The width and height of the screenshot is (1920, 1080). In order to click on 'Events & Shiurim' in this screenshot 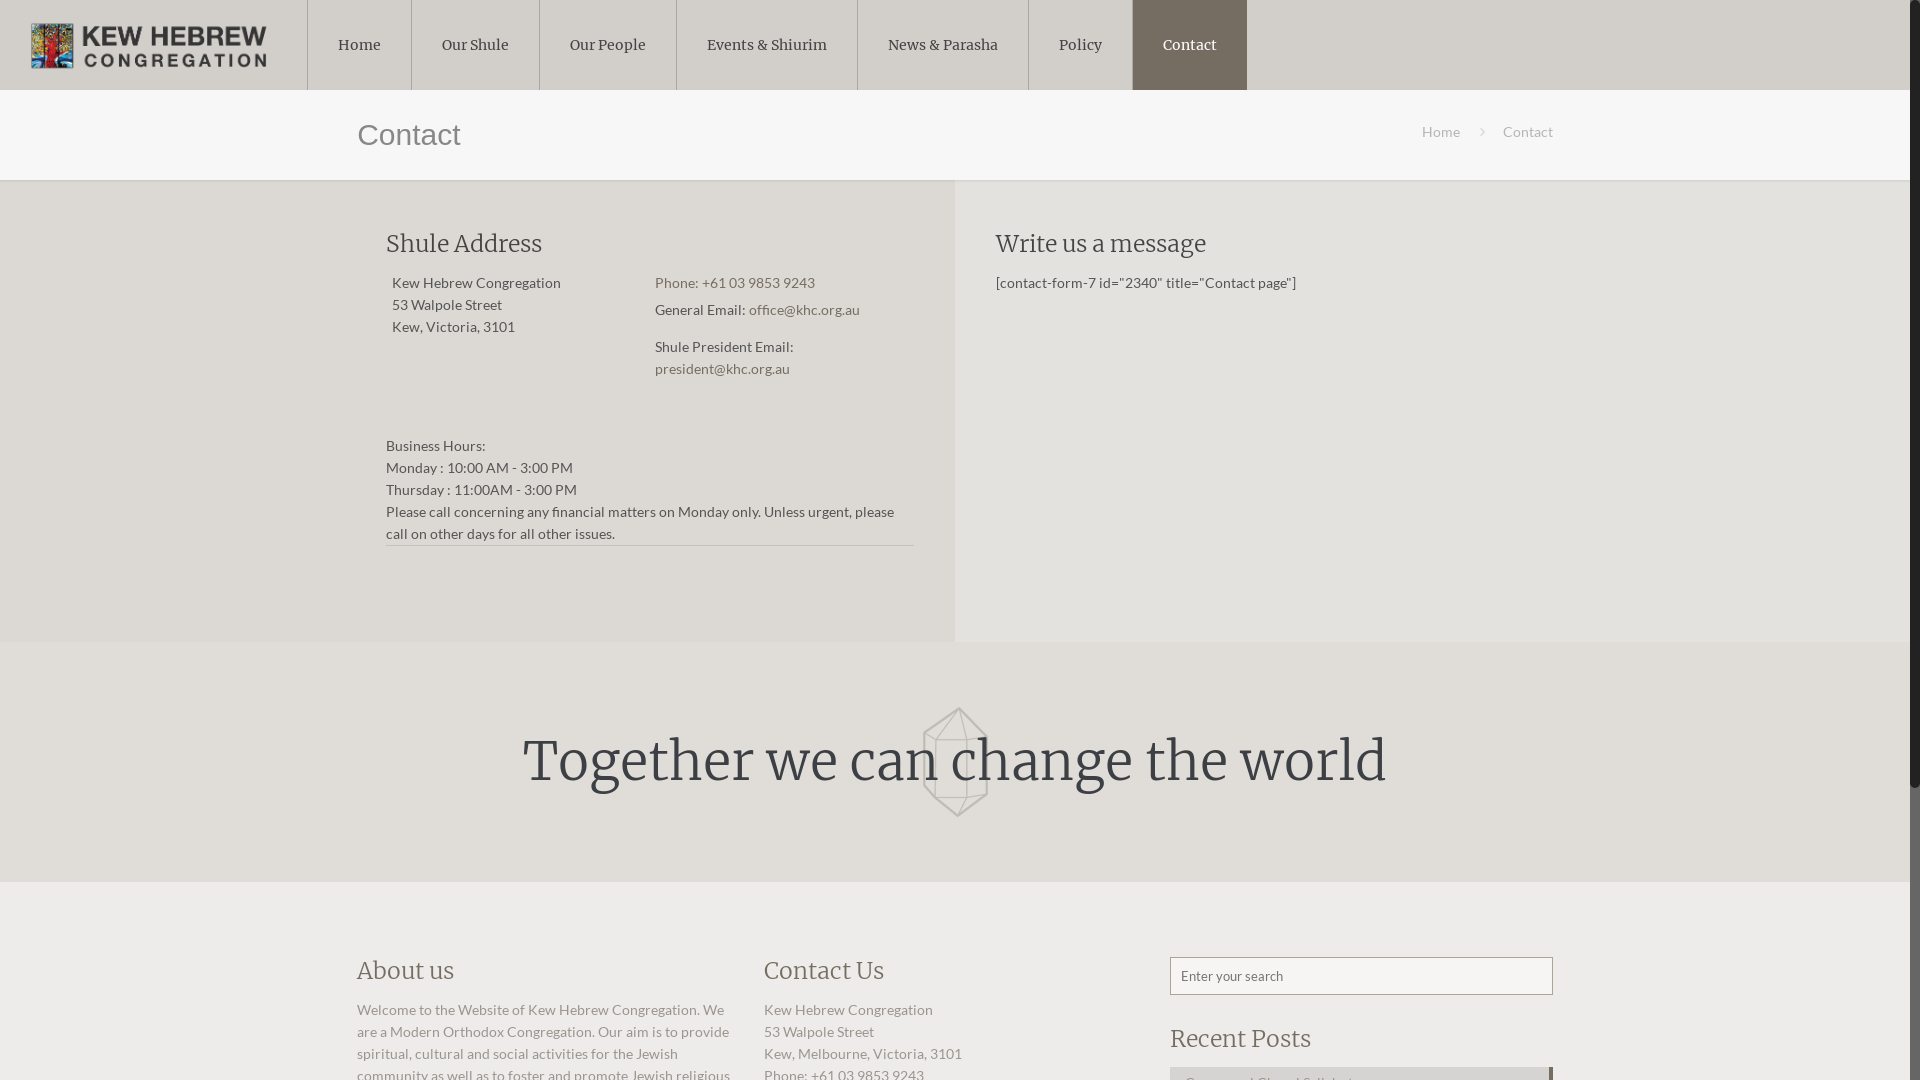, I will do `click(766, 45)`.